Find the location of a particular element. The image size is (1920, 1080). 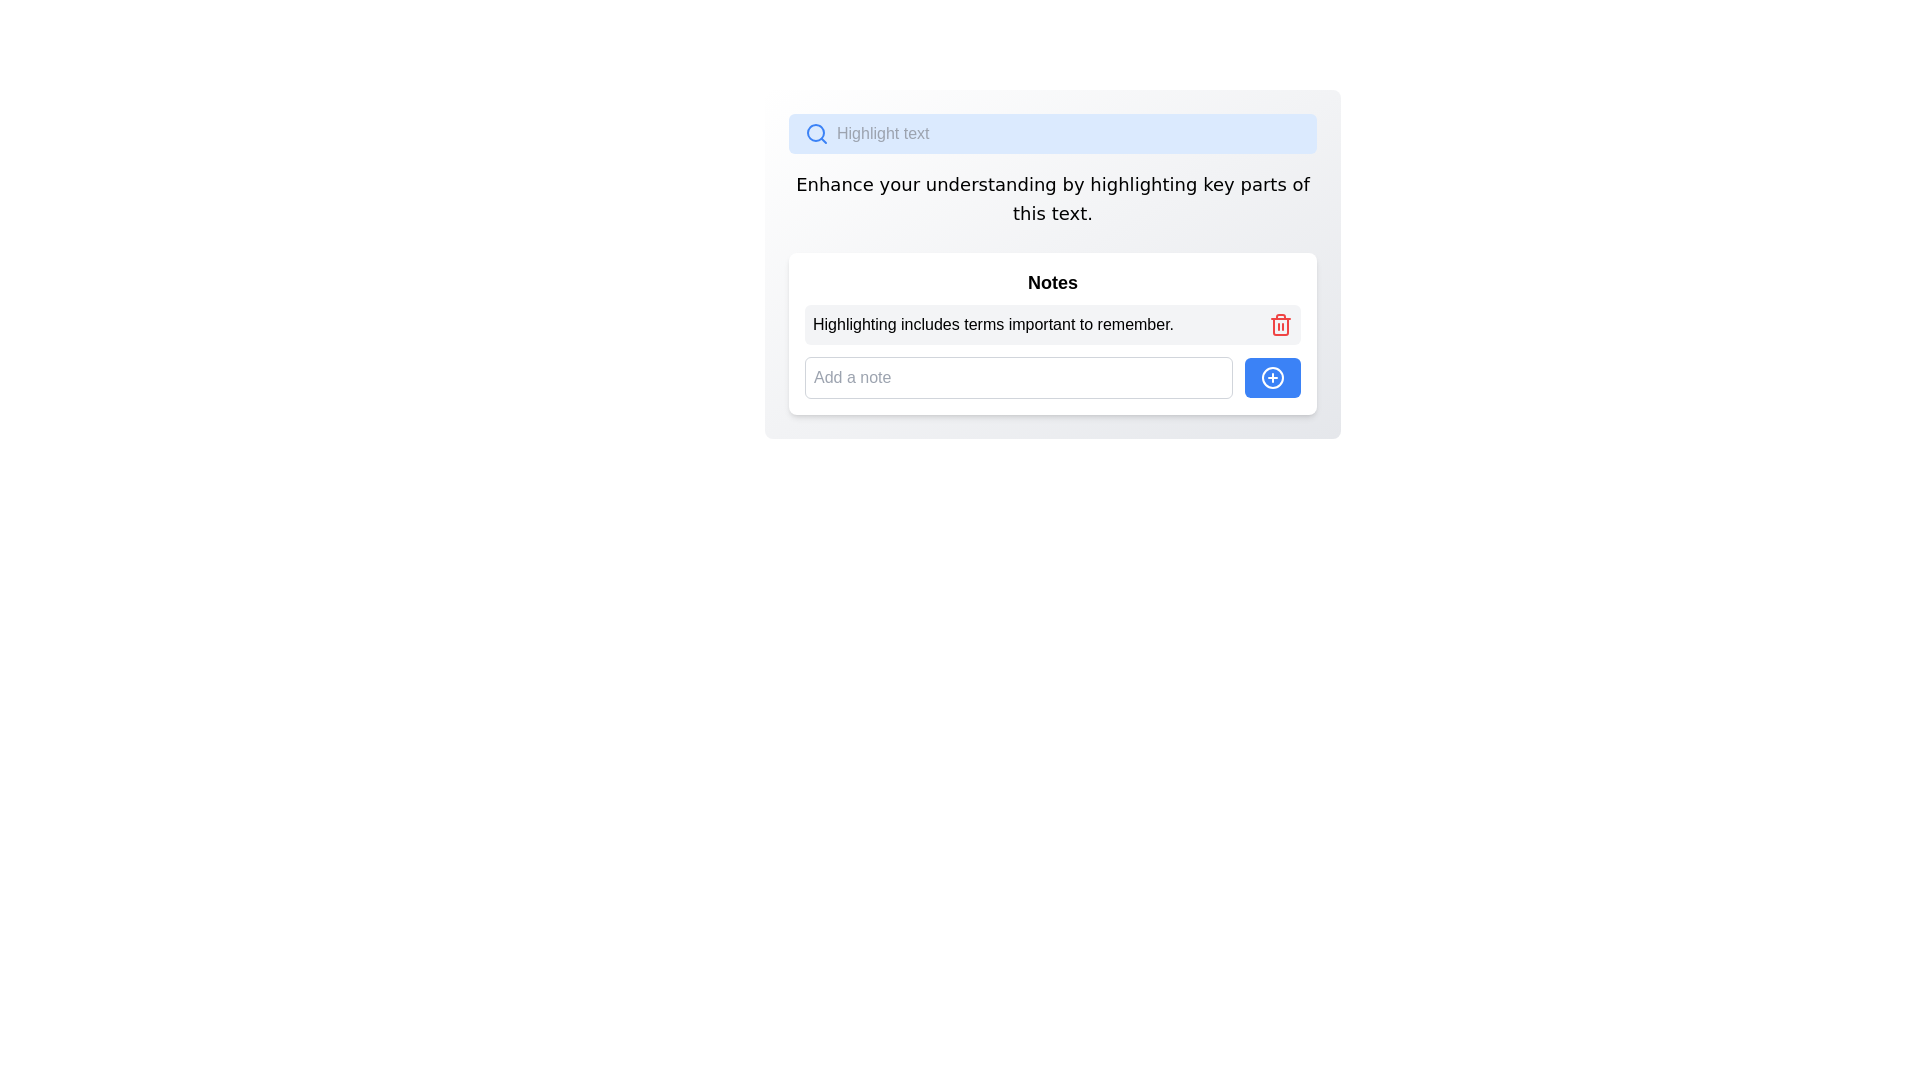

the lowercase letter 'n' in the word 'Enhance' within the phrase 'Enhance your understanding by highlighting key parts of this text.' is located at coordinates (813, 184).